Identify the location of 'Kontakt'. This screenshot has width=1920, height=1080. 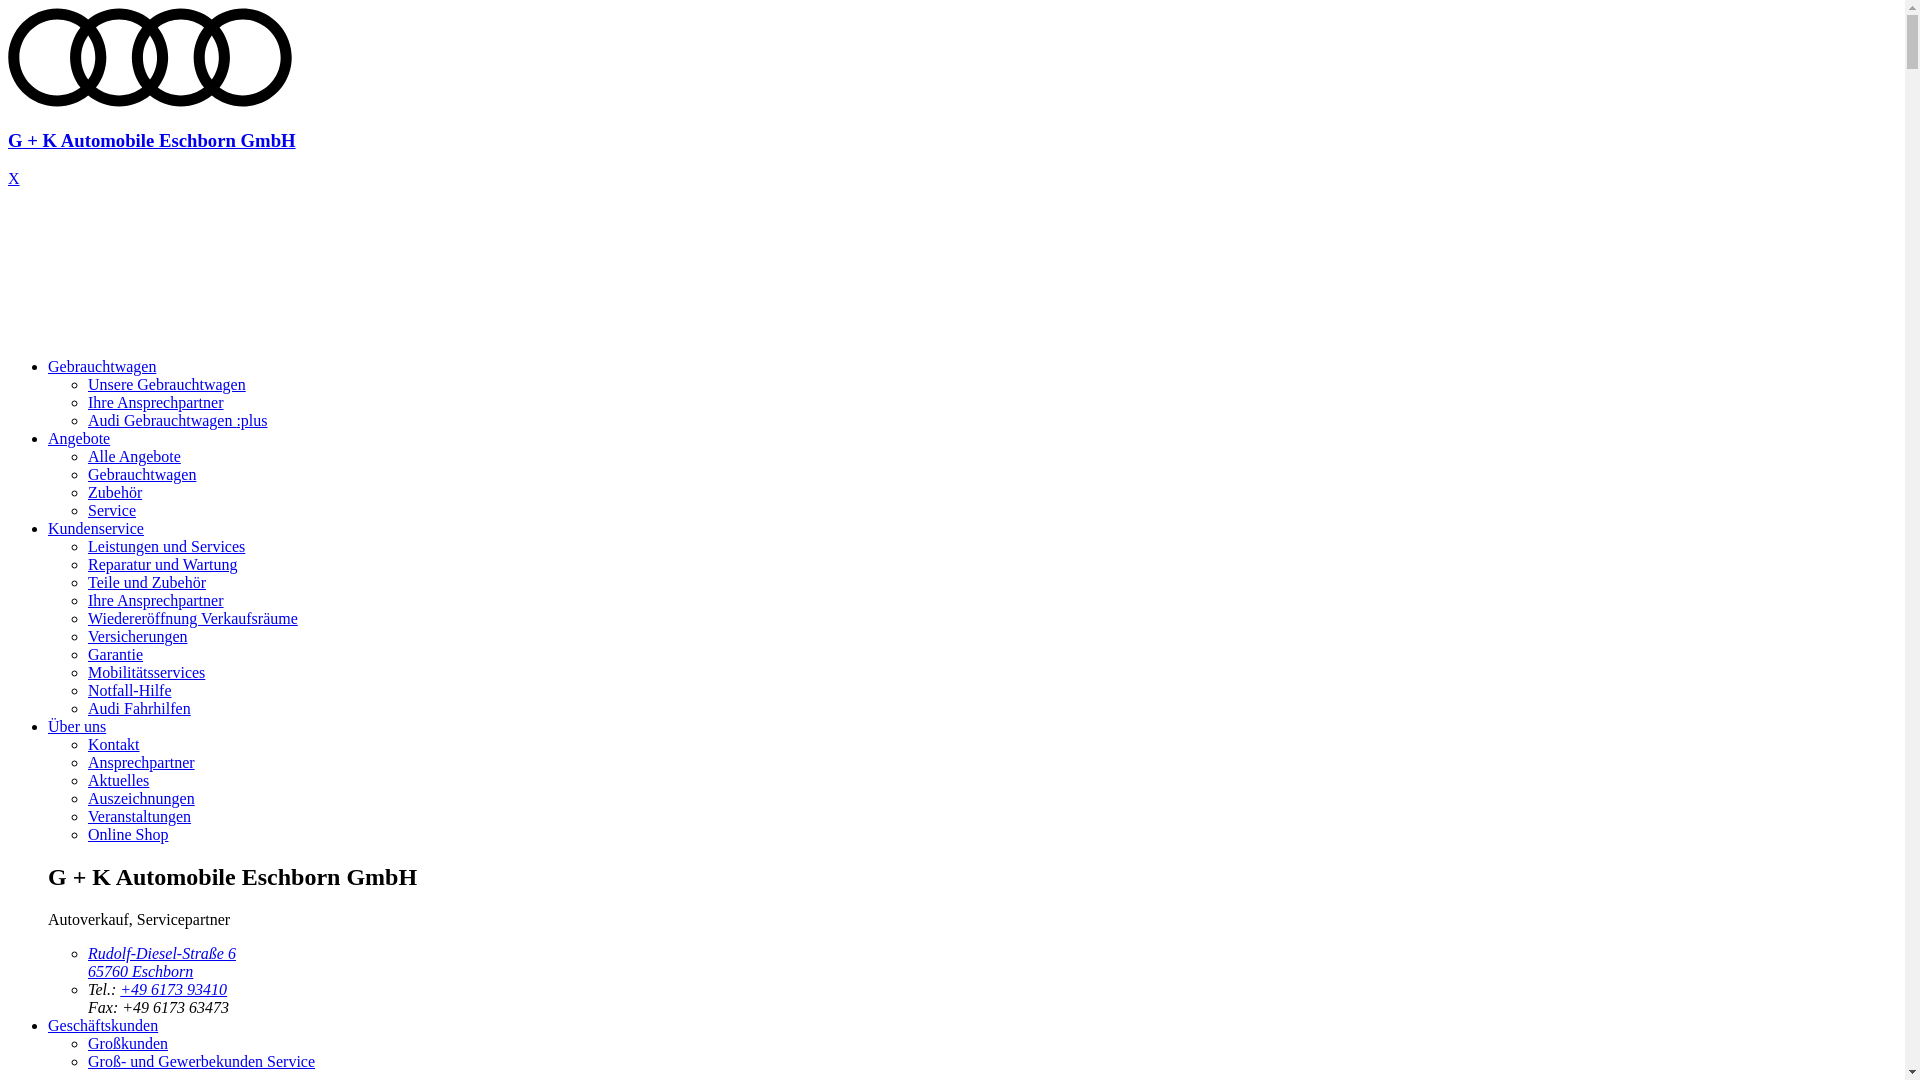
(86, 744).